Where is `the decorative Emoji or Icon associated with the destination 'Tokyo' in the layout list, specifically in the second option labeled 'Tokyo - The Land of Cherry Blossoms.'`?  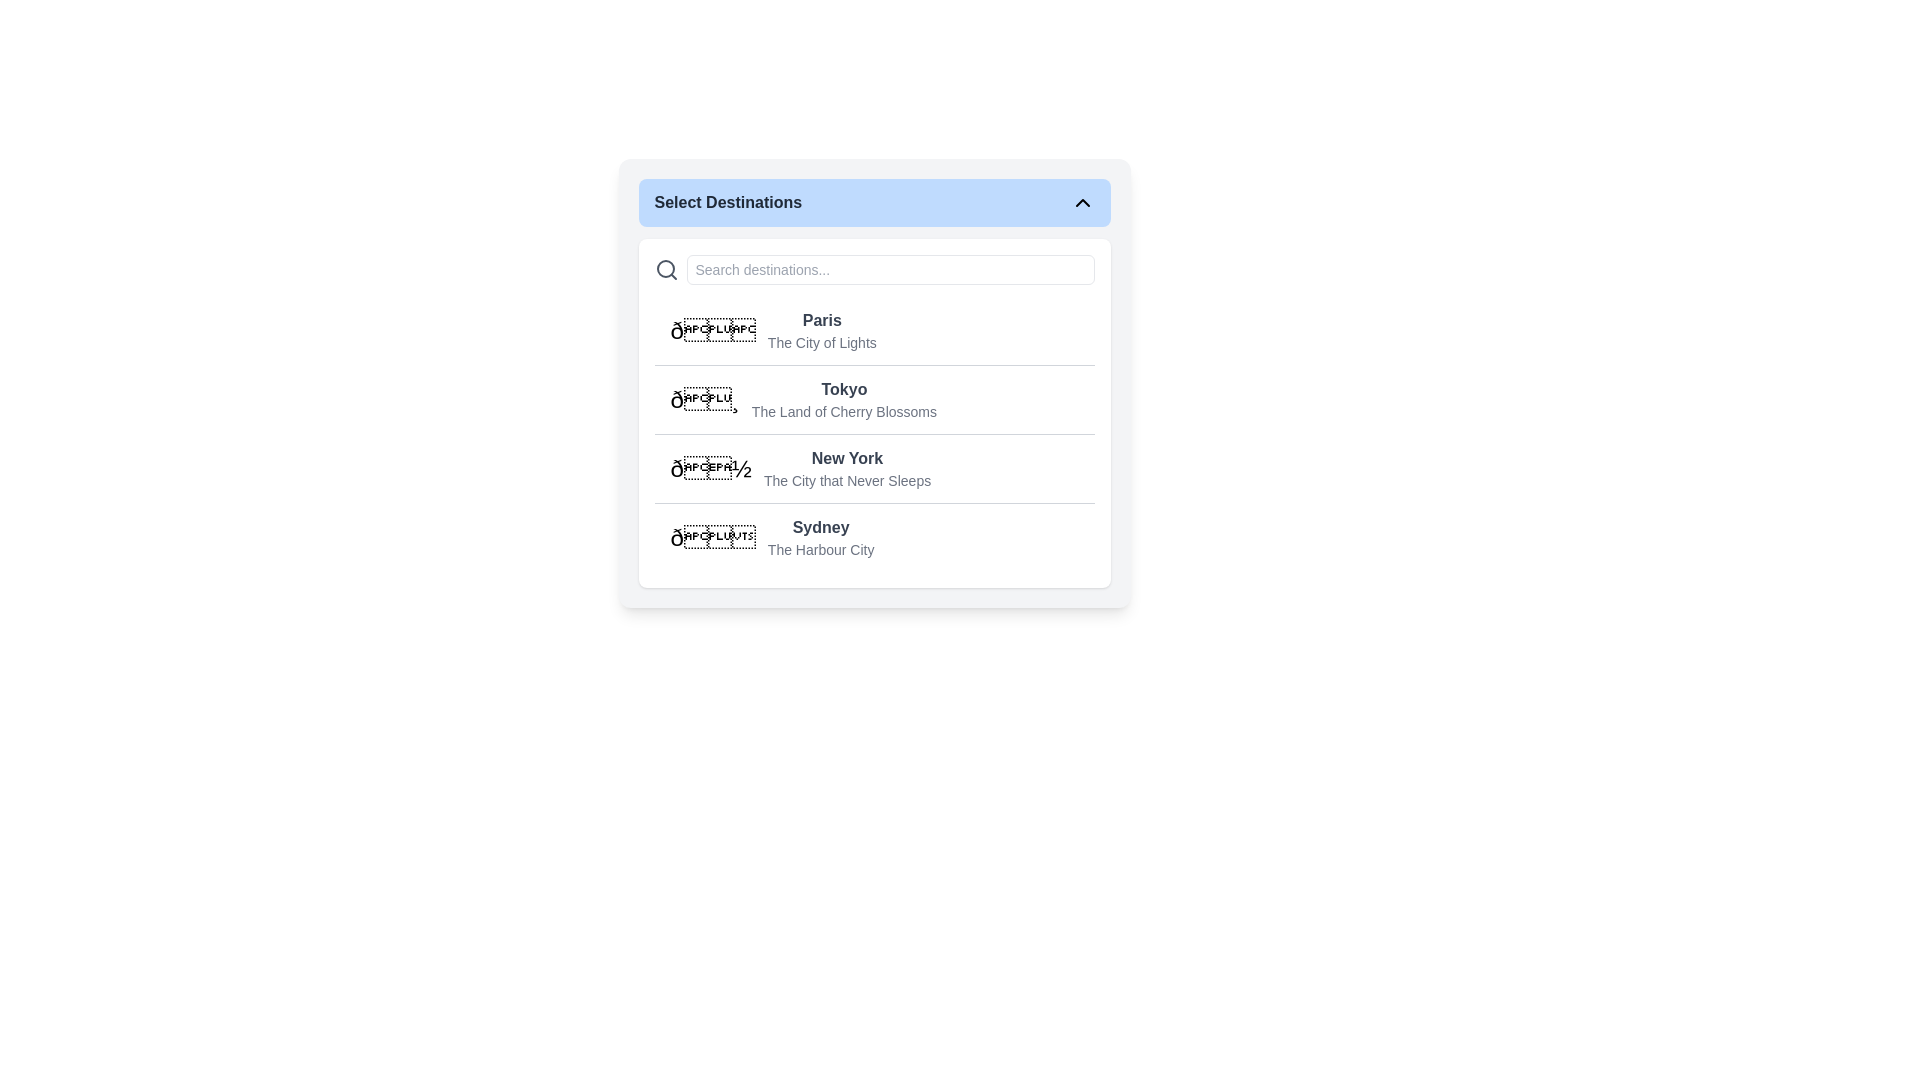
the decorative Emoji or Icon associated with the destination 'Tokyo' in the layout list, specifically in the second option labeled 'Tokyo - The Land of Cherry Blossoms.' is located at coordinates (705, 400).